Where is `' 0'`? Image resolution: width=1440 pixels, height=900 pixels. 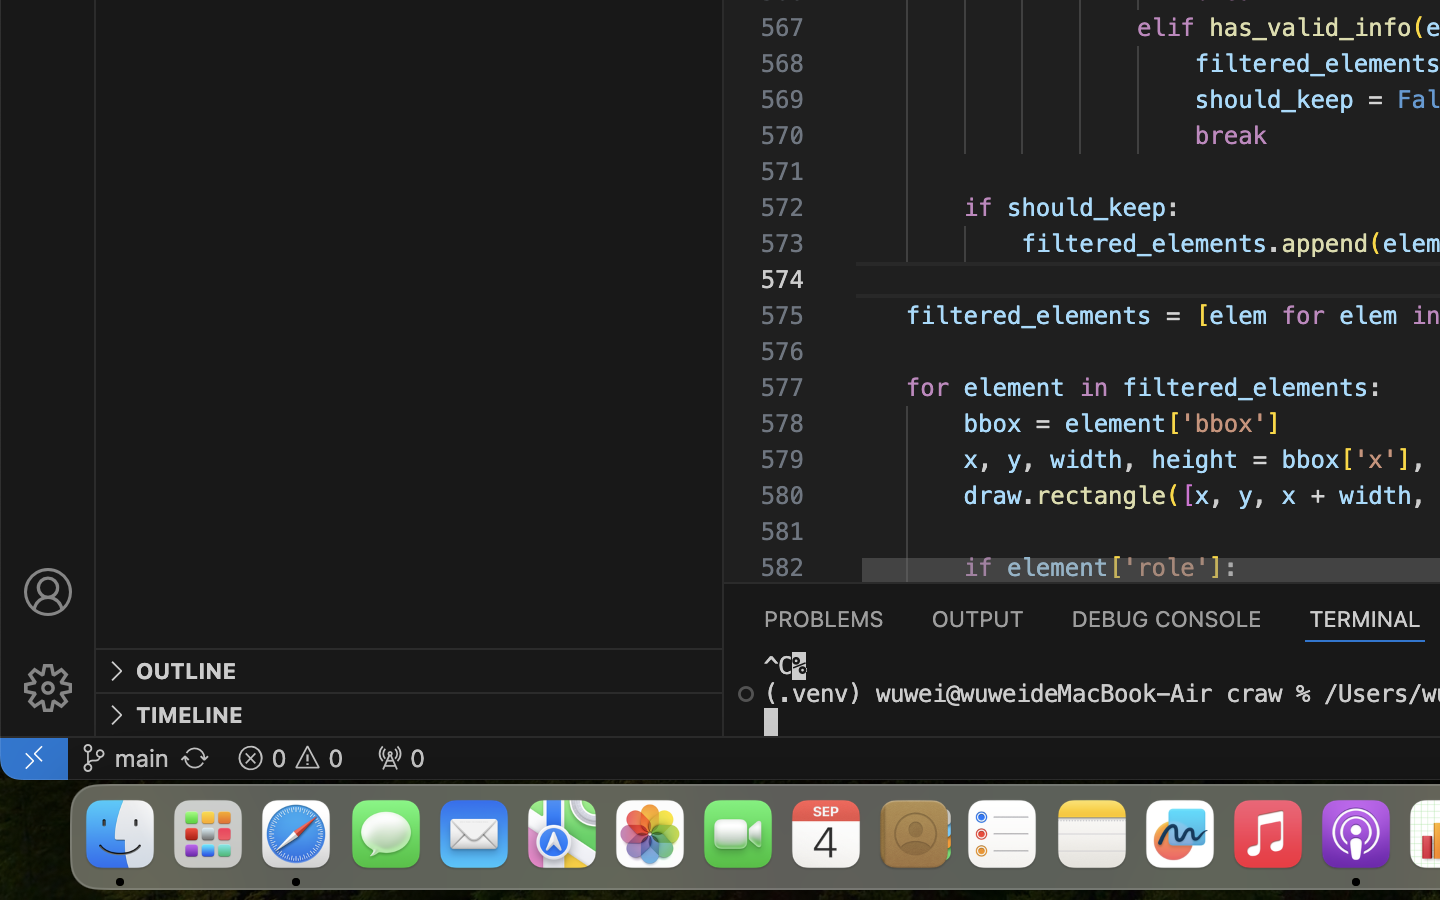 ' 0' is located at coordinates (400, 756).